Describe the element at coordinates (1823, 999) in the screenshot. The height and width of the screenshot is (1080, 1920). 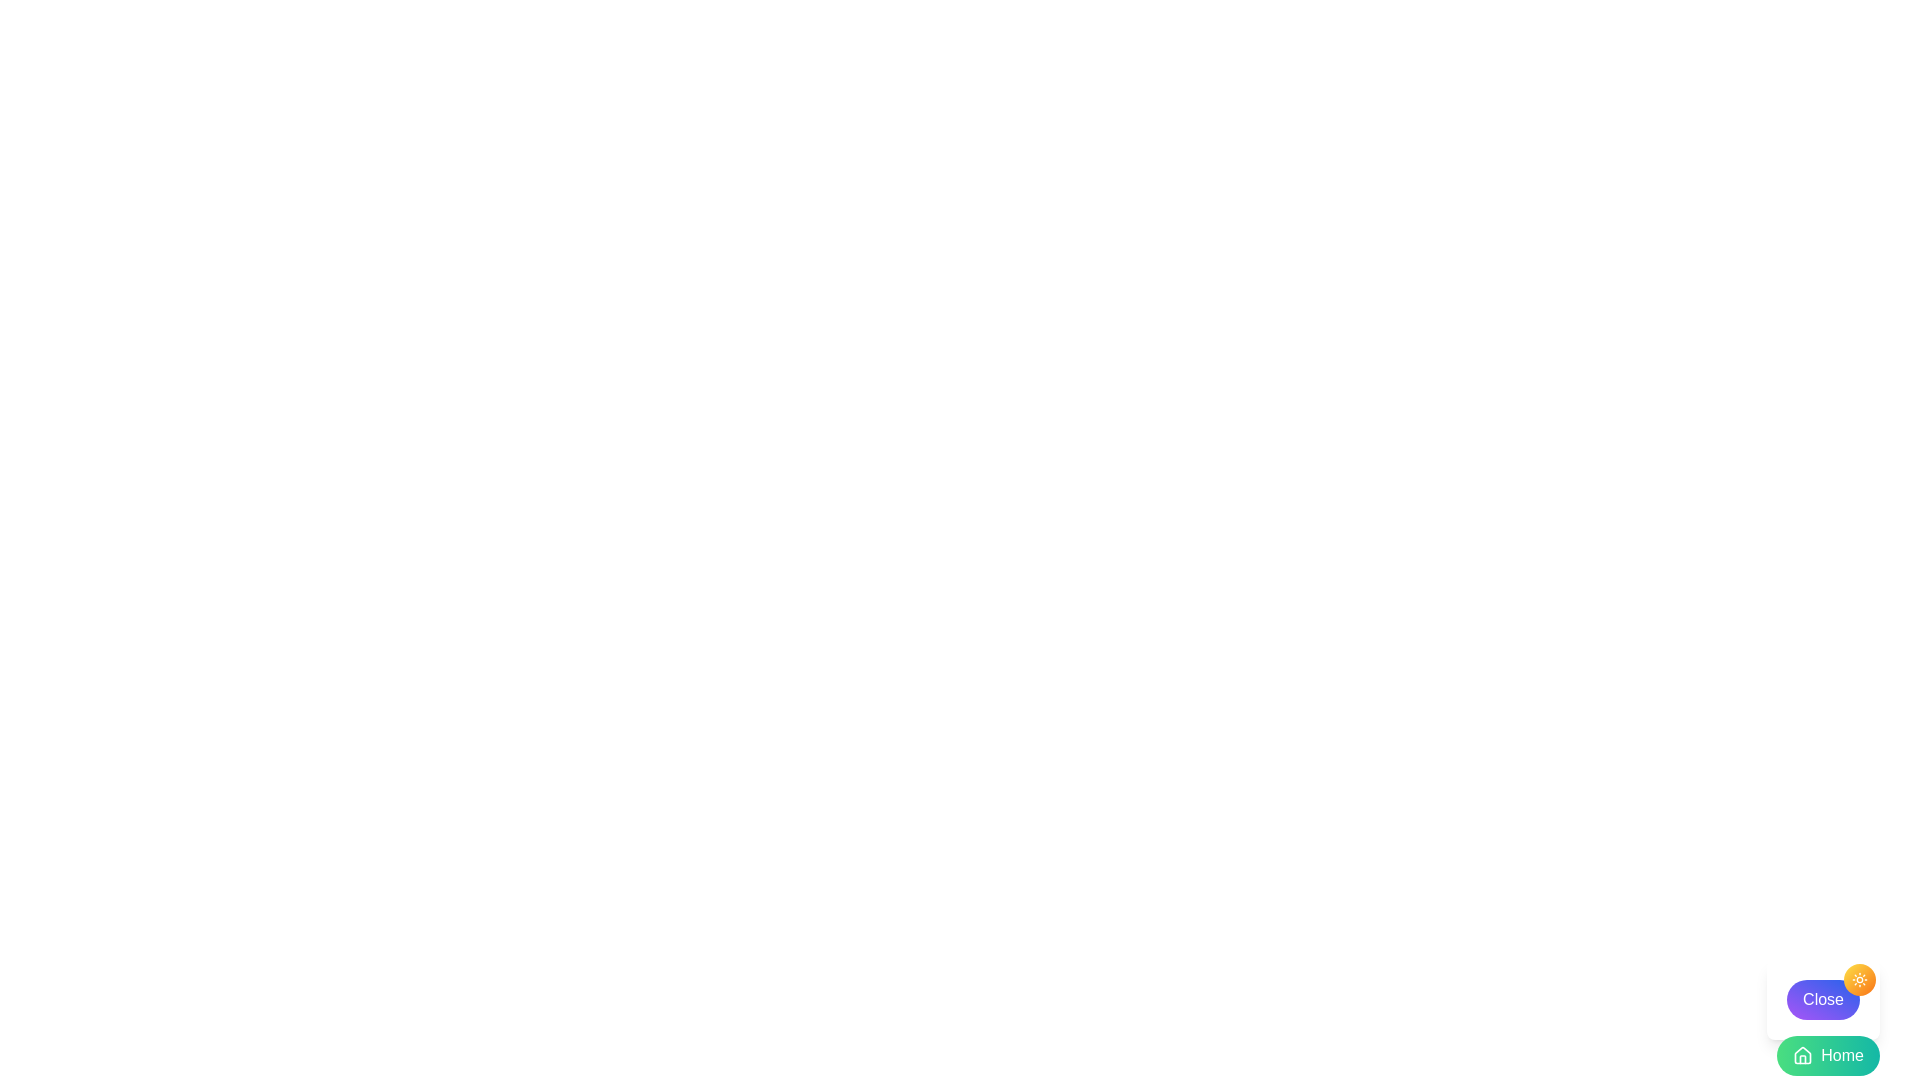
I see `the button located in the bottom-right corner of the interface that triggers a closure or dismissal action for a modal or contextual window` at that location.